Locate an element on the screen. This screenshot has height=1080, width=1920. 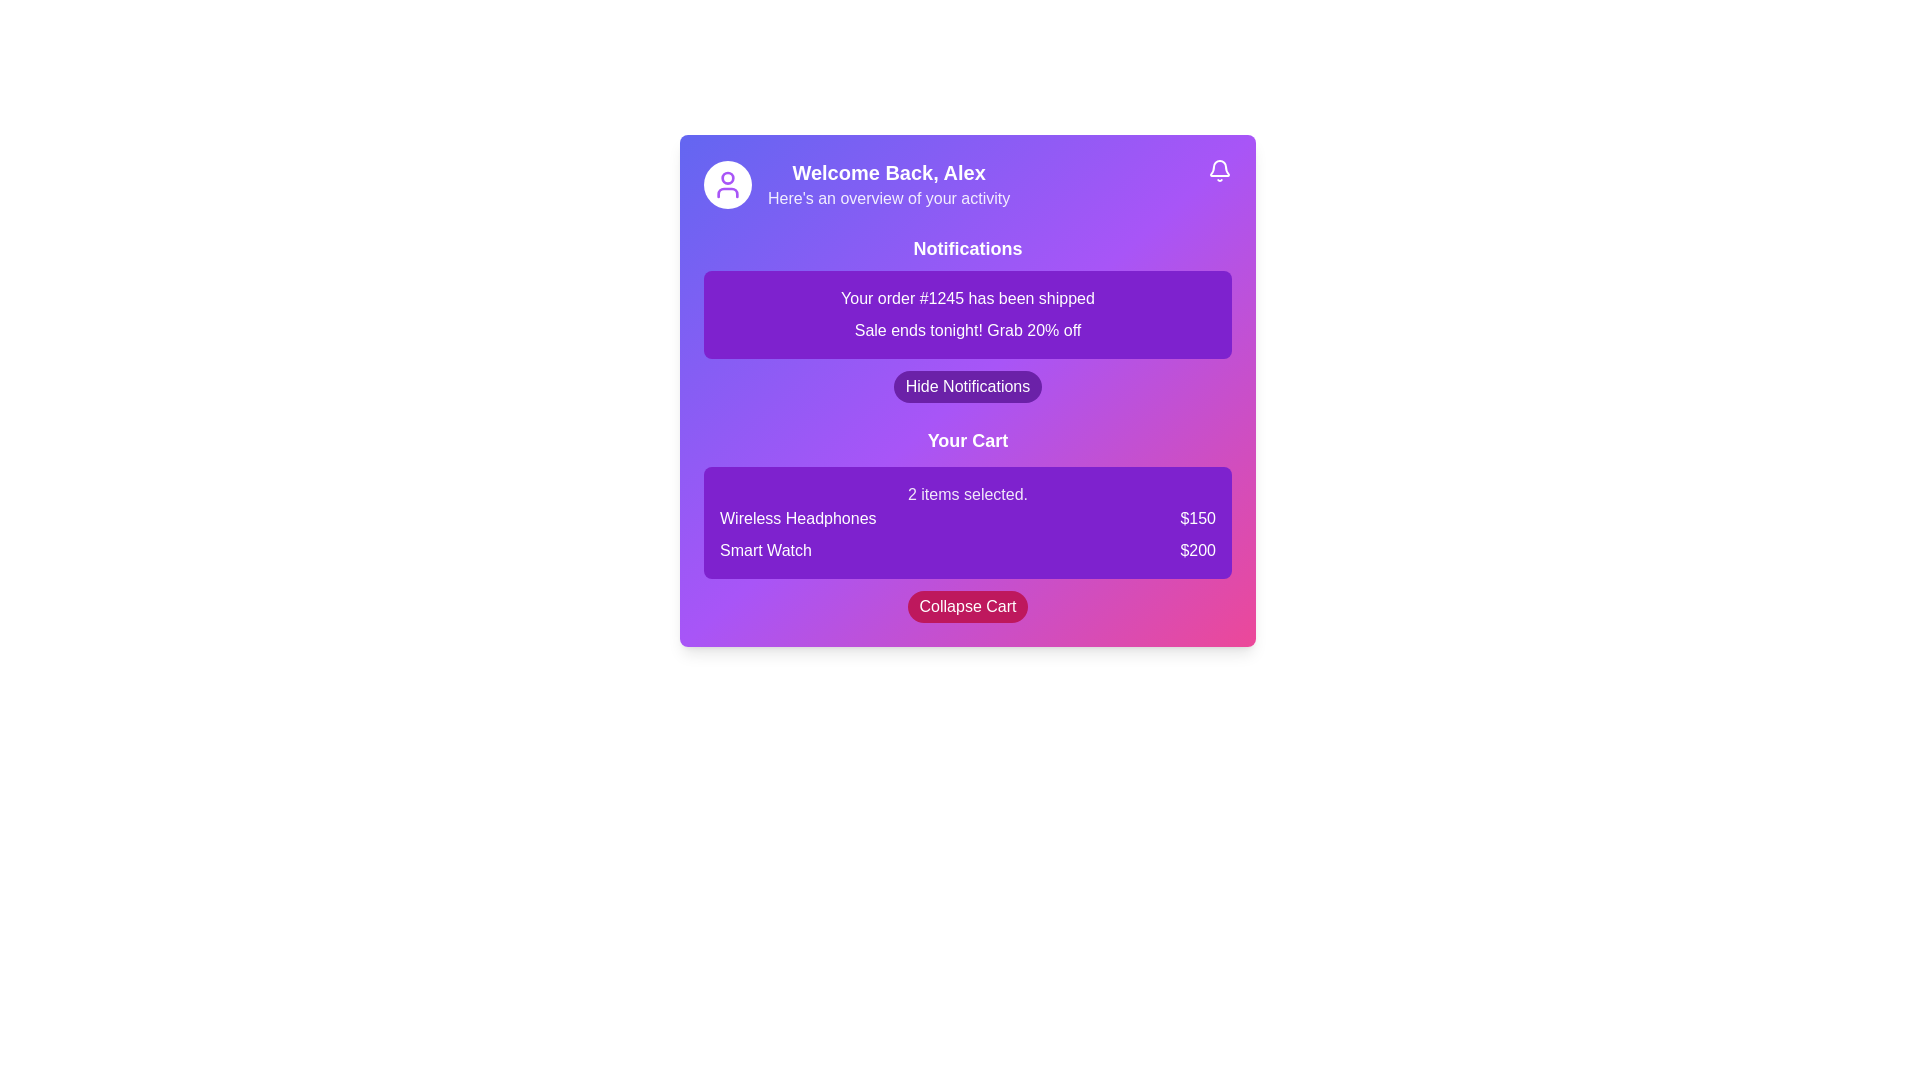
the purple user profile icon located at the top-left corner of the card is located at coordinates (727, 185).